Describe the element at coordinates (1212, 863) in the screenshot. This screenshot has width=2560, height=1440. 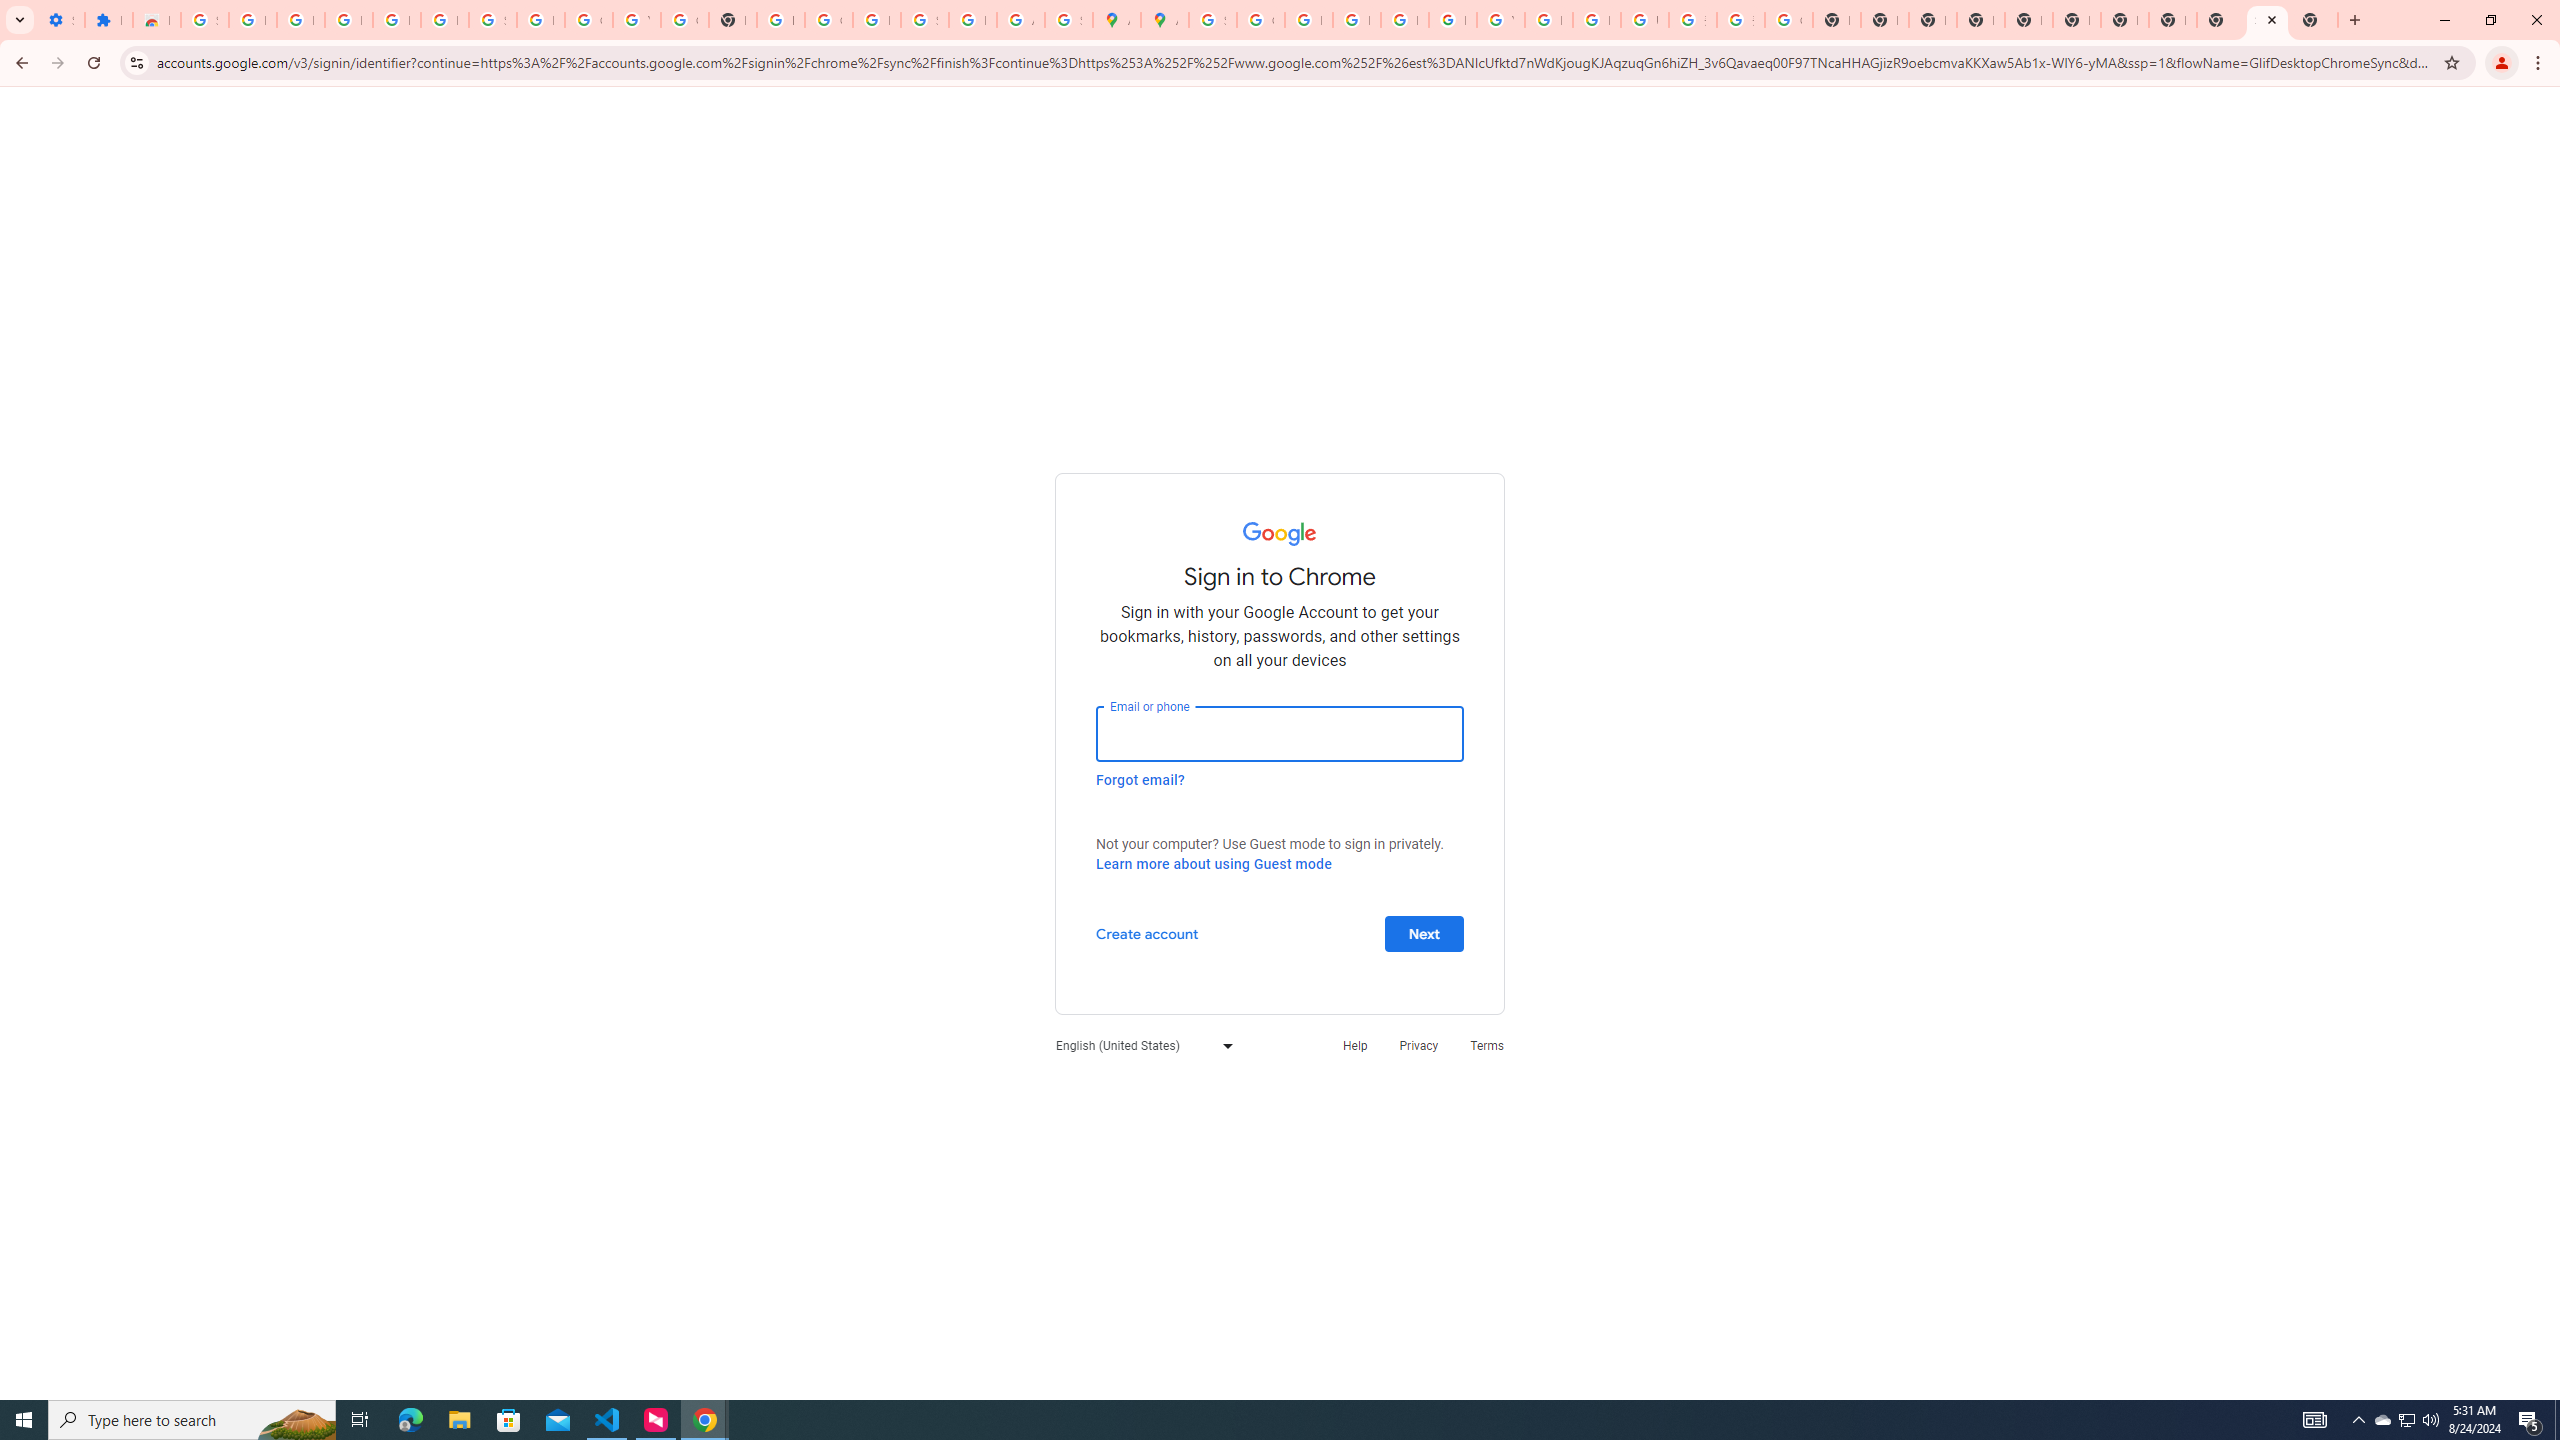
I see `'Learn more about using Guest mode'` at that location.